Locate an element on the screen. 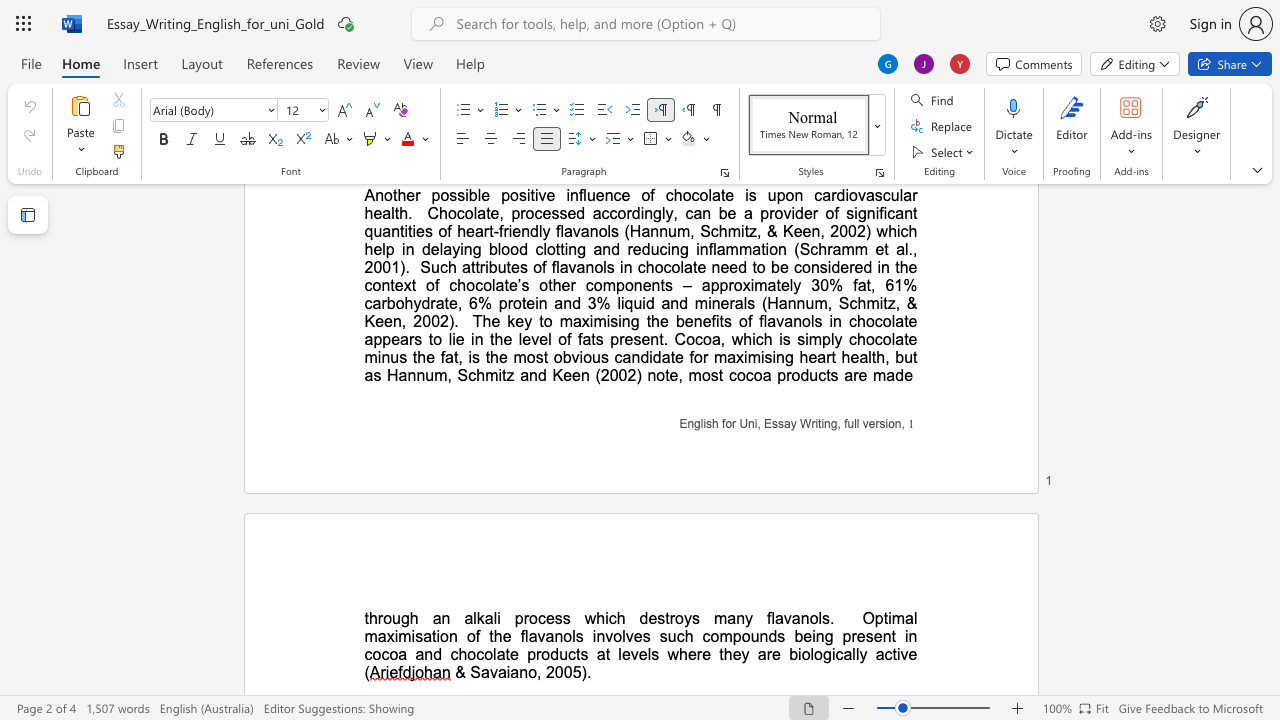 The height and width of the screenshot is (720, 1280). the 1th character "v" in the text is located at coordinates (541, 636).